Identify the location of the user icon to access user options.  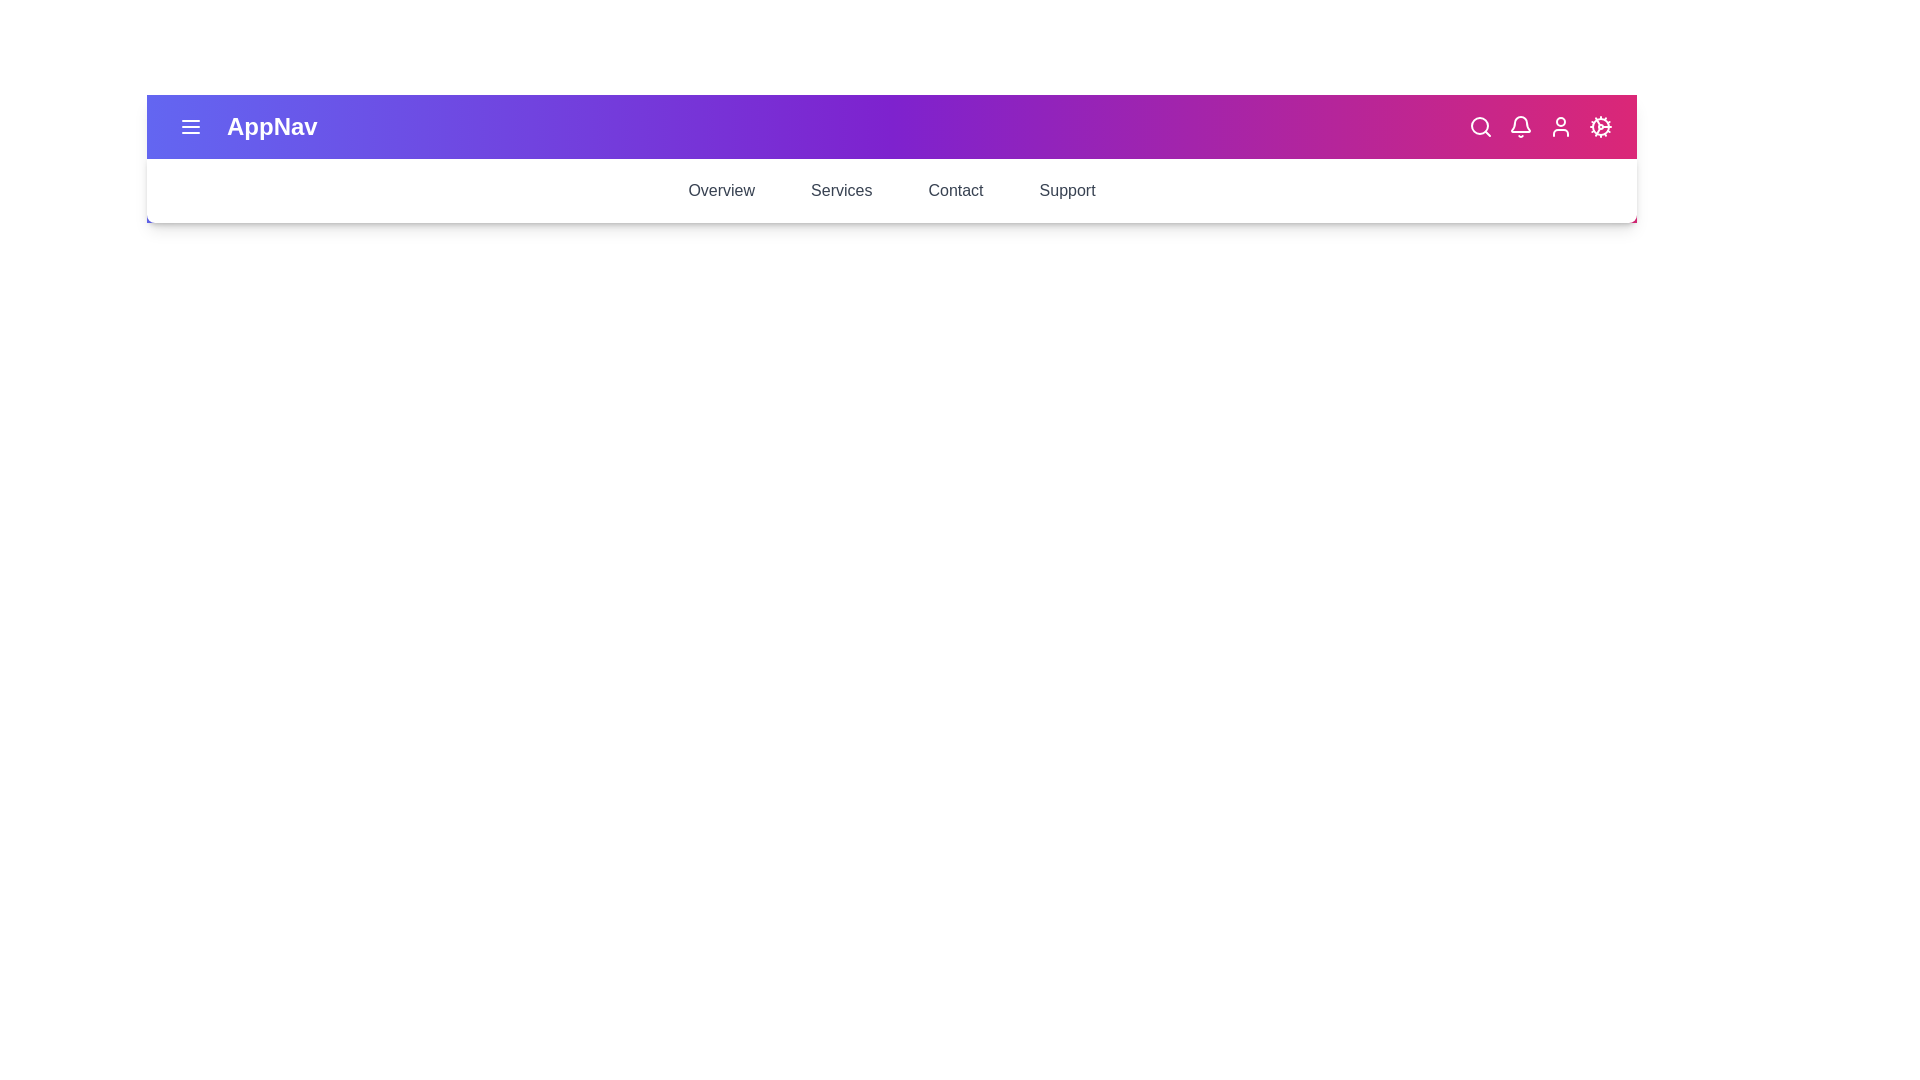
(1559, 127).